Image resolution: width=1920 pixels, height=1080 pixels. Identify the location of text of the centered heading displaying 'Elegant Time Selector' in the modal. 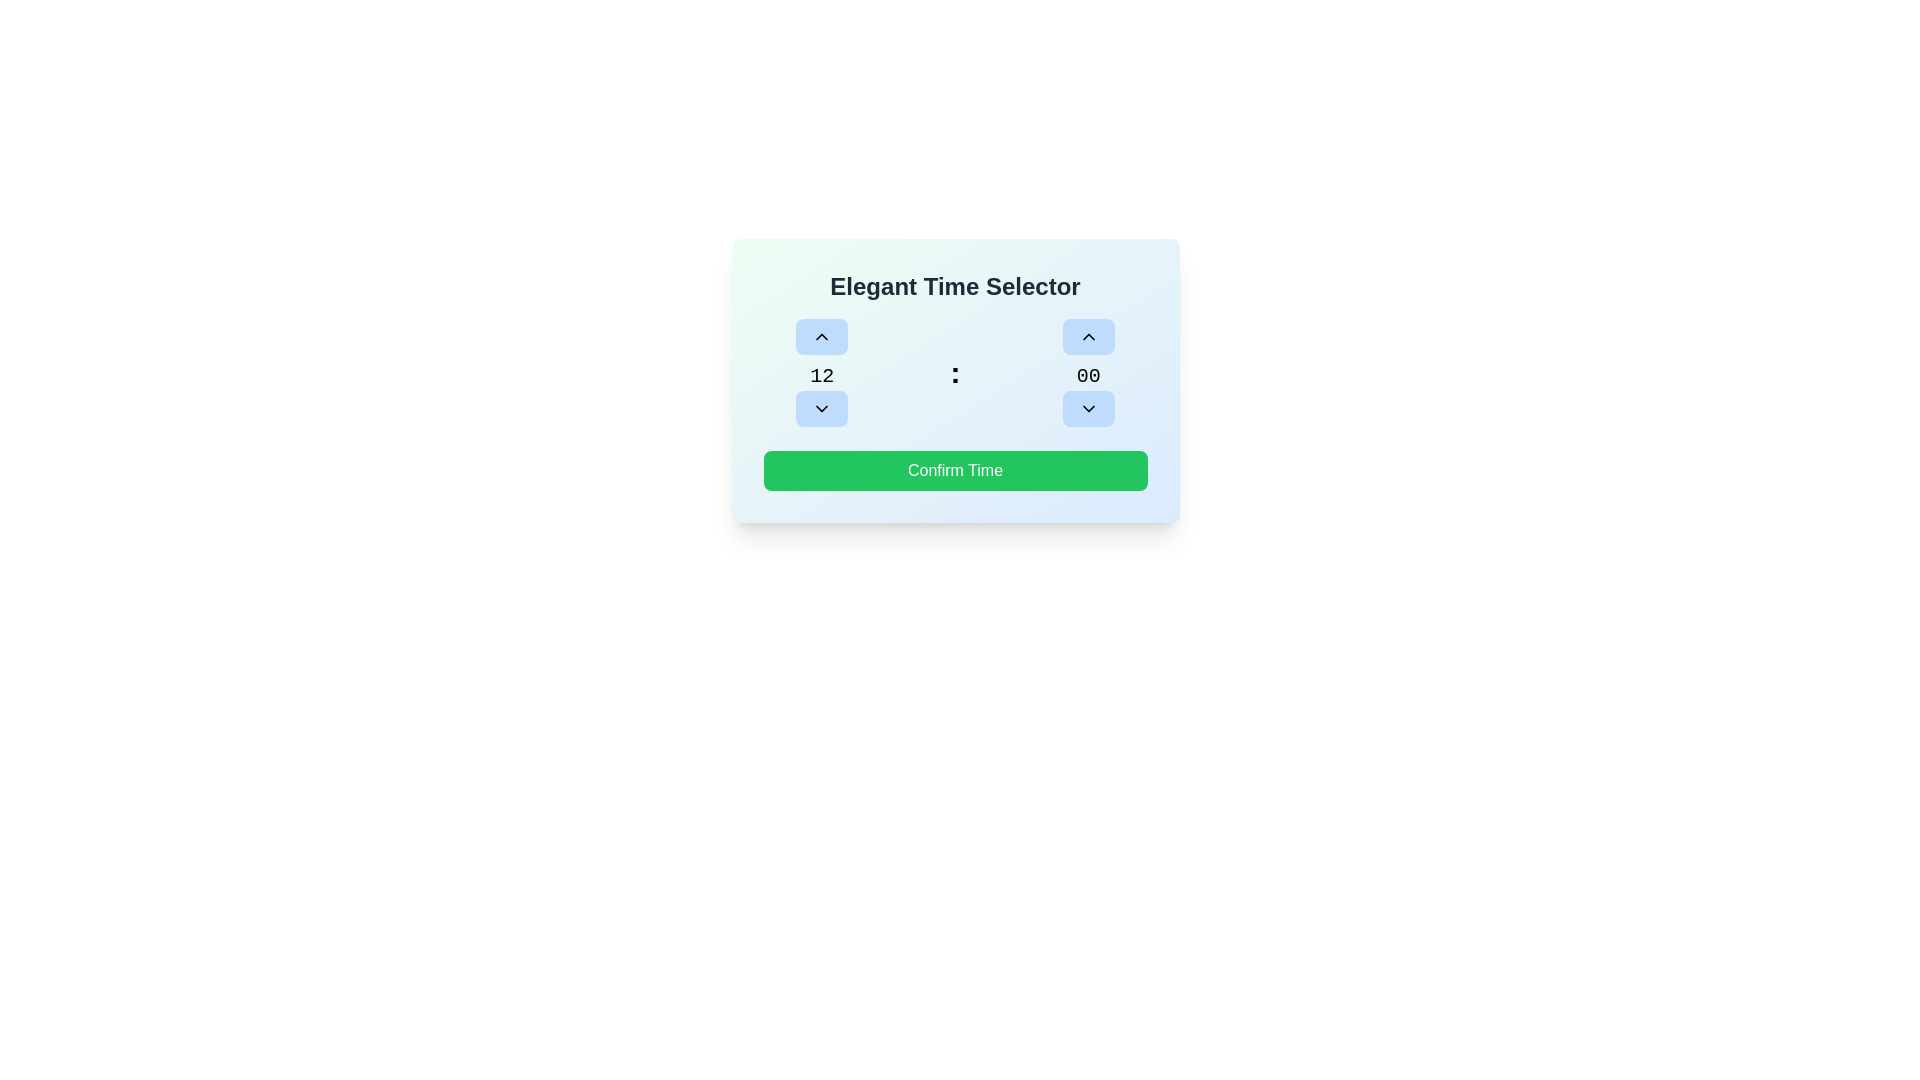
(954, 286).